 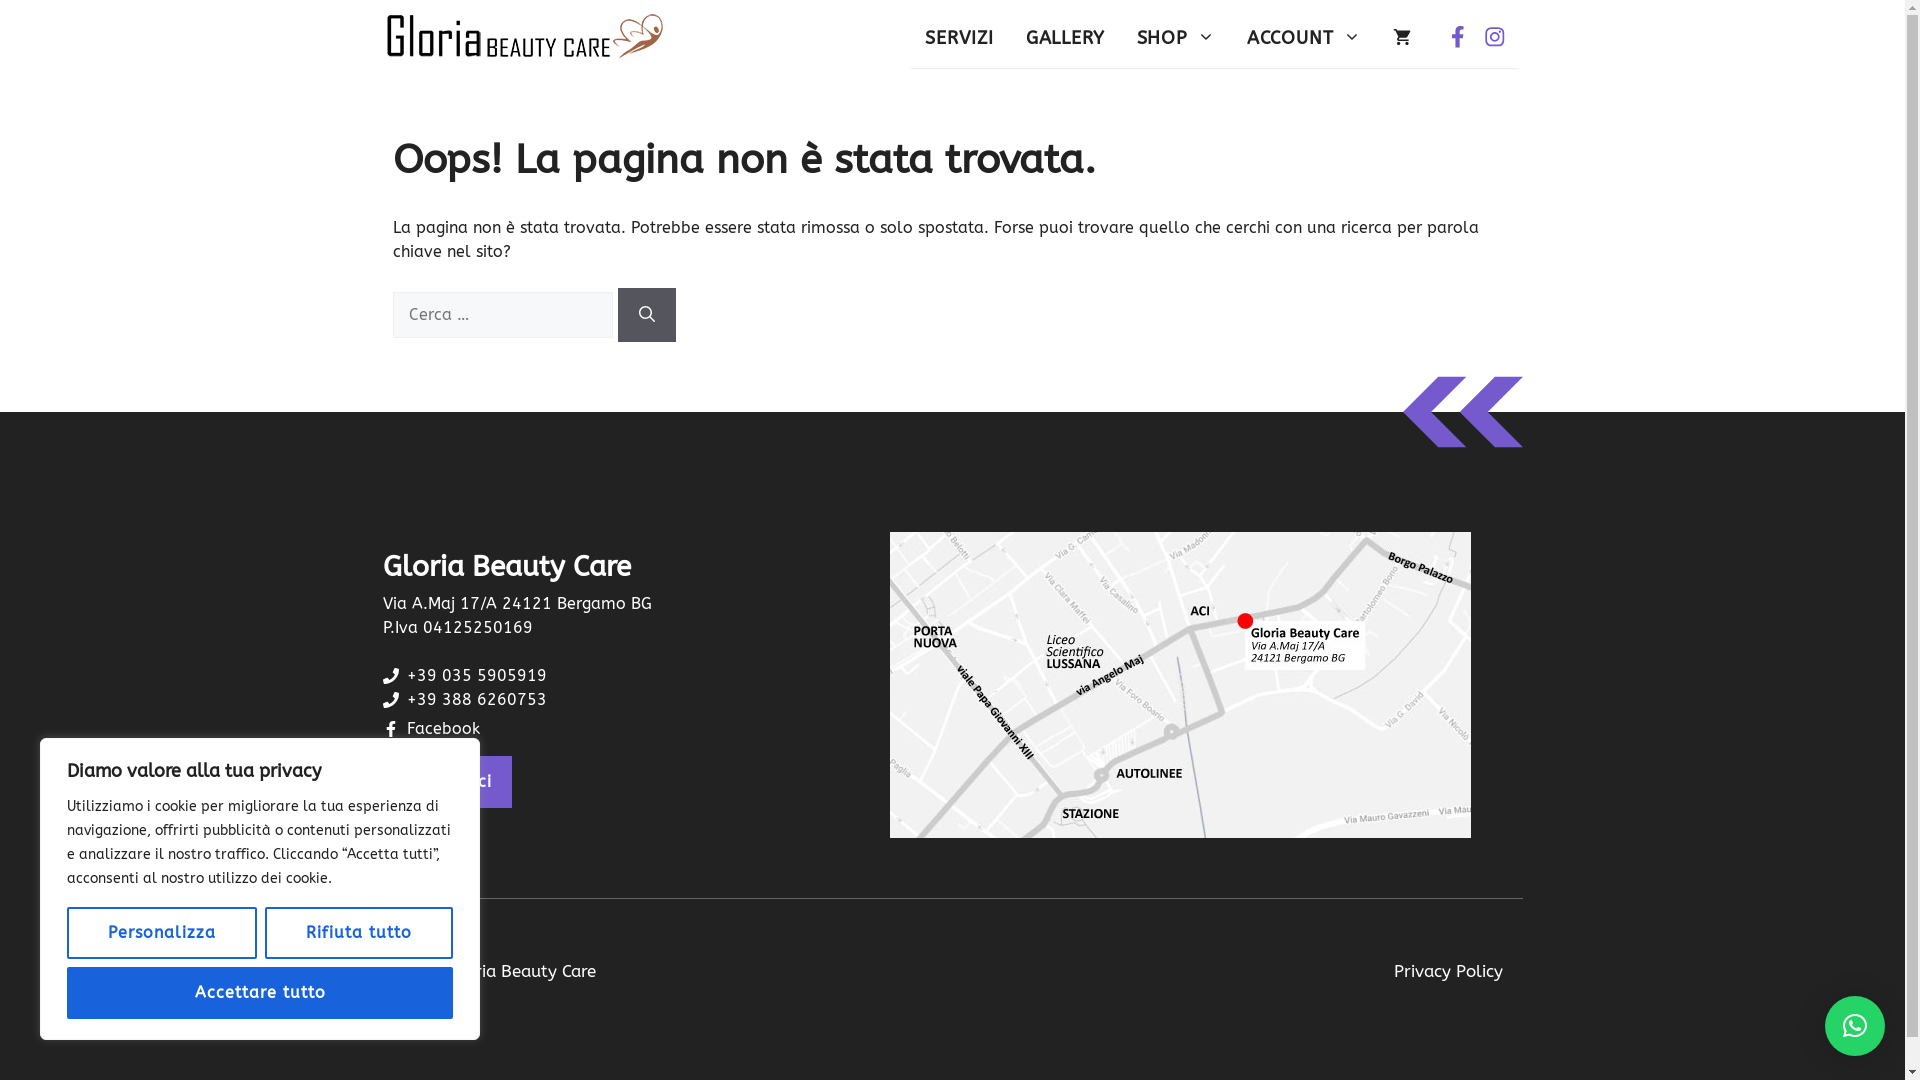 What do you see at coordinates (1064, 38) in the screenshot?
I see `'GALLERY'` at bounding box center [1064, 38].